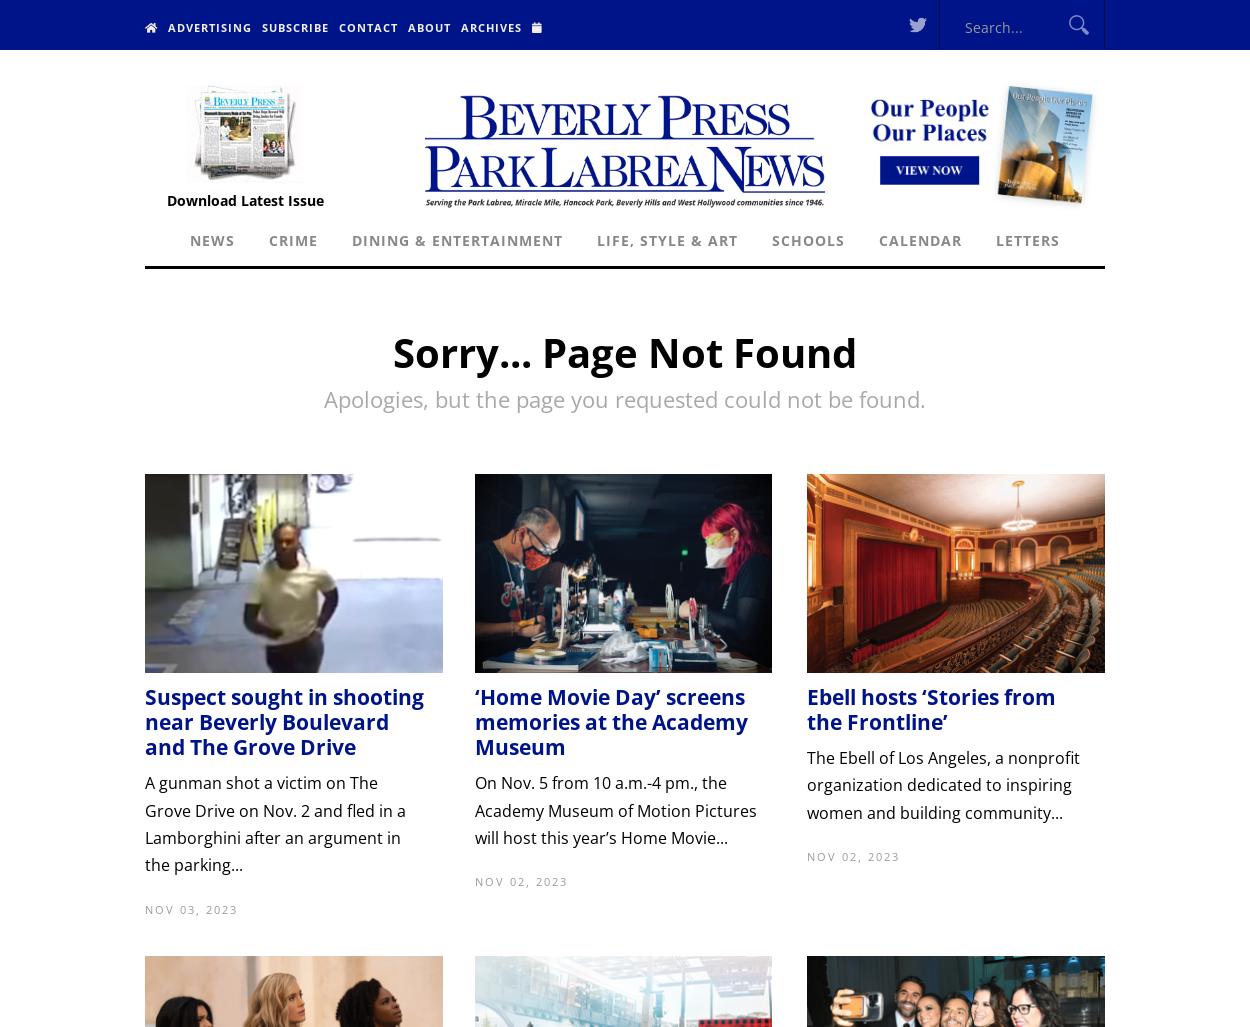 This screenshot has width=1250, height=1027. I want to click on 'News', so click(211, 240).